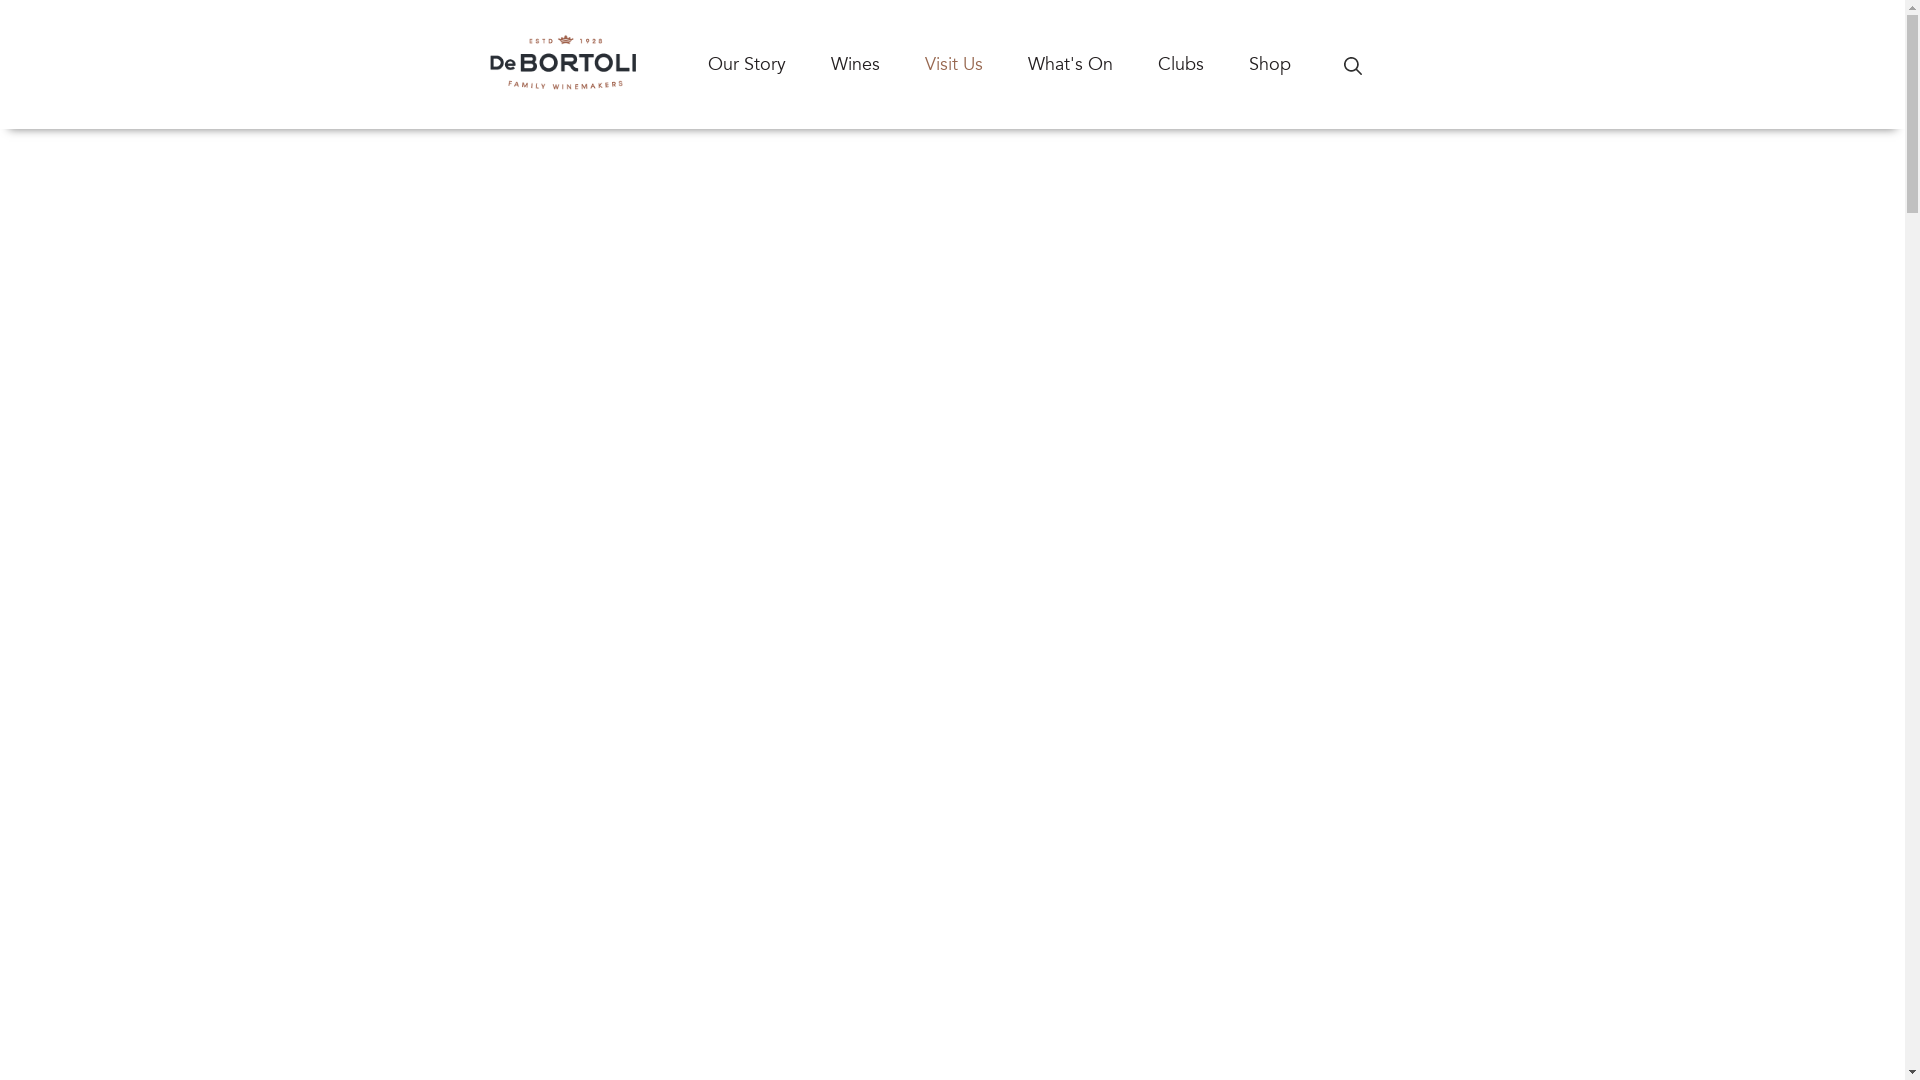 The height and width of the screenshot is (1080, 1920). I want to click on 'Clubs', so click(1202, 63).